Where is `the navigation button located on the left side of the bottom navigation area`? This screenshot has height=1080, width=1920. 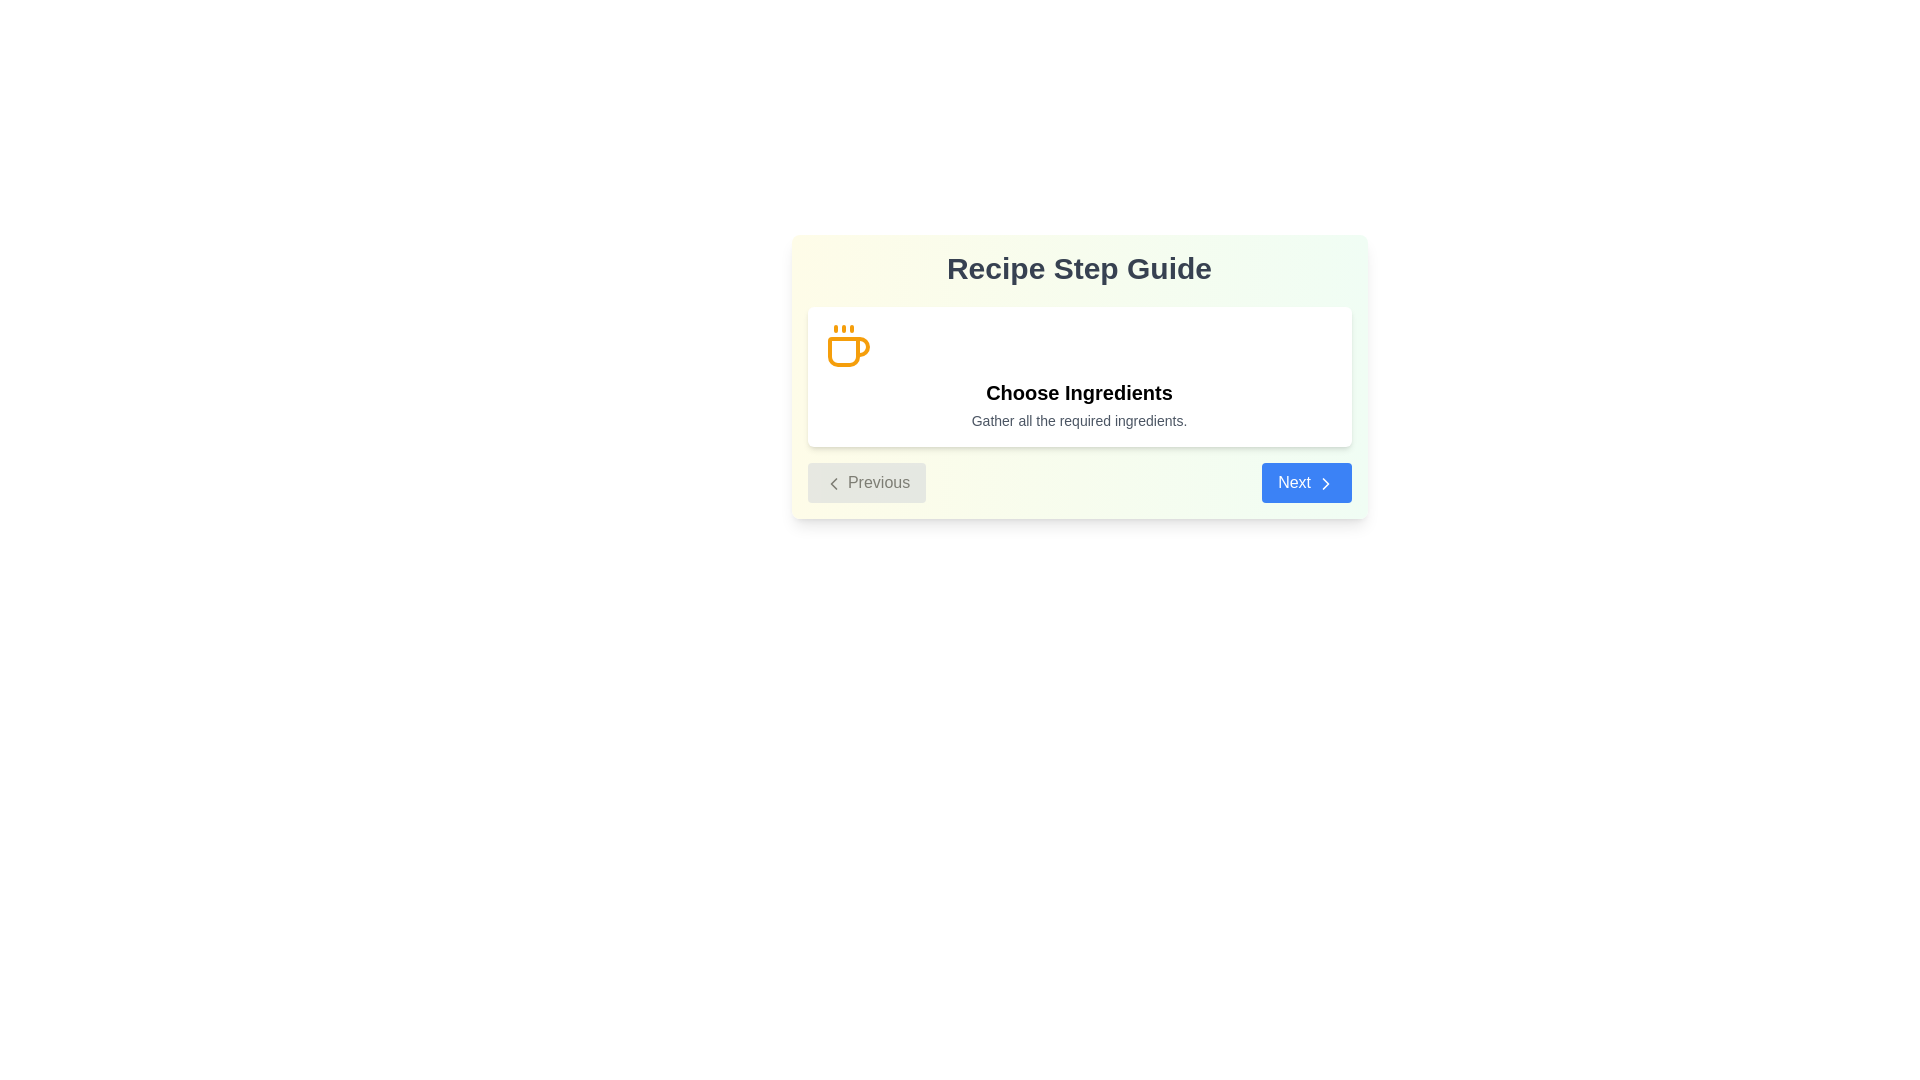 the navigation button located on the left side of the bottom navigation area is located at coordinates (866, 482).